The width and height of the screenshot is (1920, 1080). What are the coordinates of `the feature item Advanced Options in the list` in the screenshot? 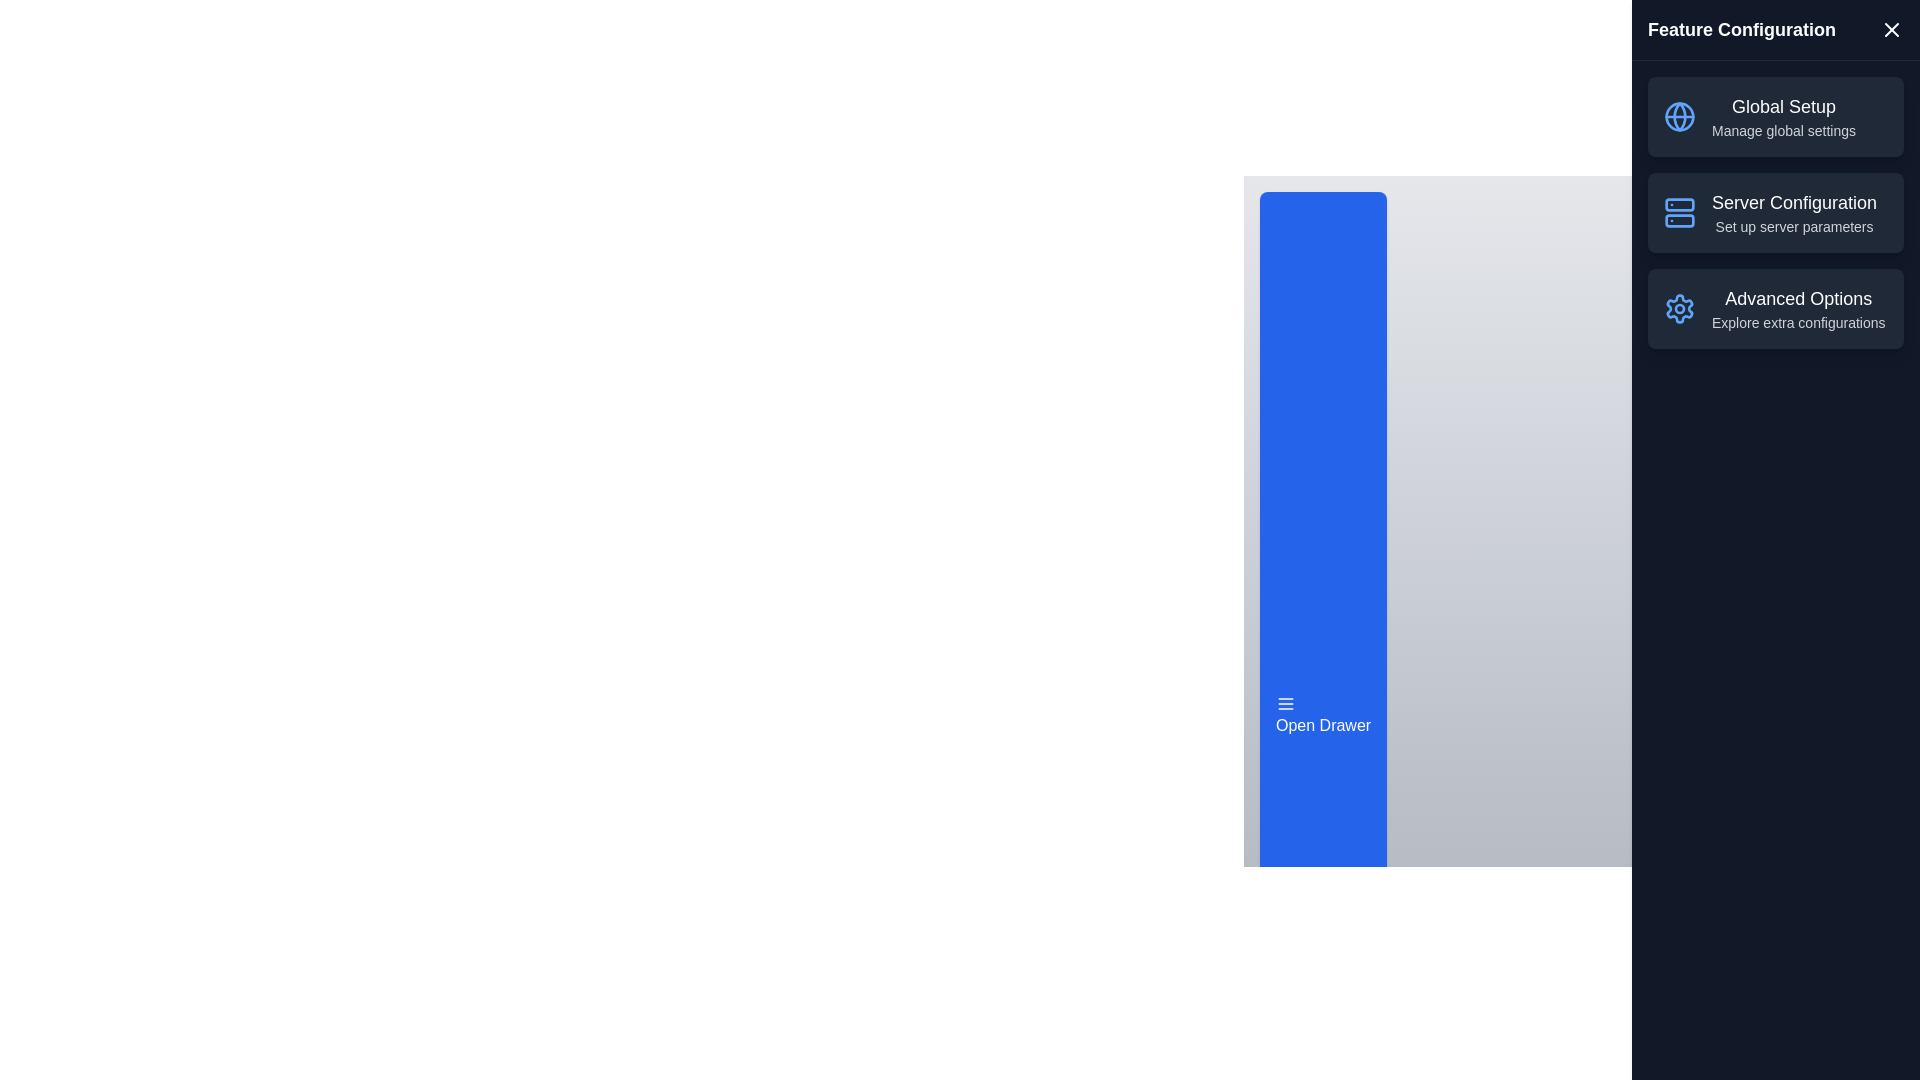 It's located at (1776, 308).